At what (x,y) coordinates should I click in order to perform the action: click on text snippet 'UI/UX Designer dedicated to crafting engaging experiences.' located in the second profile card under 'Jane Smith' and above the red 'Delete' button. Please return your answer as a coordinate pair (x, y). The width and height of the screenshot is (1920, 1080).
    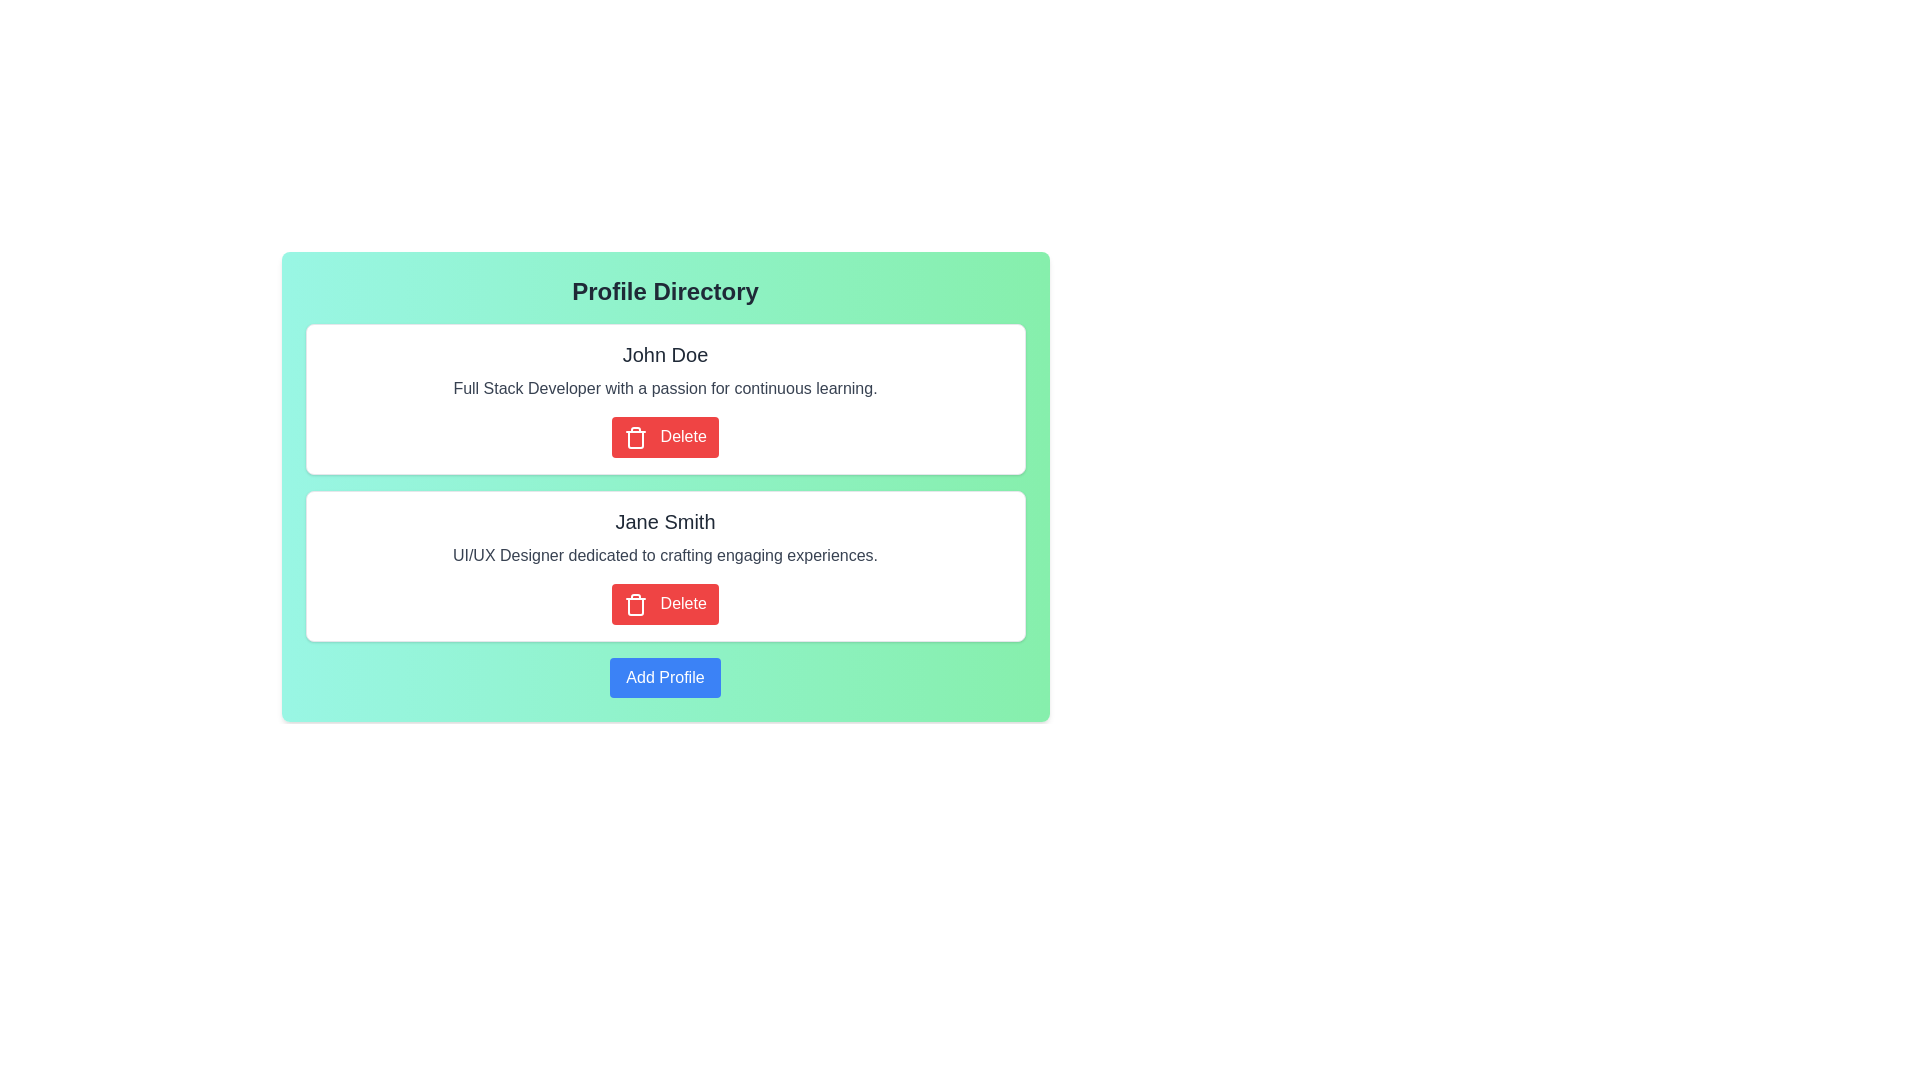
    Looking at the image, I should click on (665, 555).